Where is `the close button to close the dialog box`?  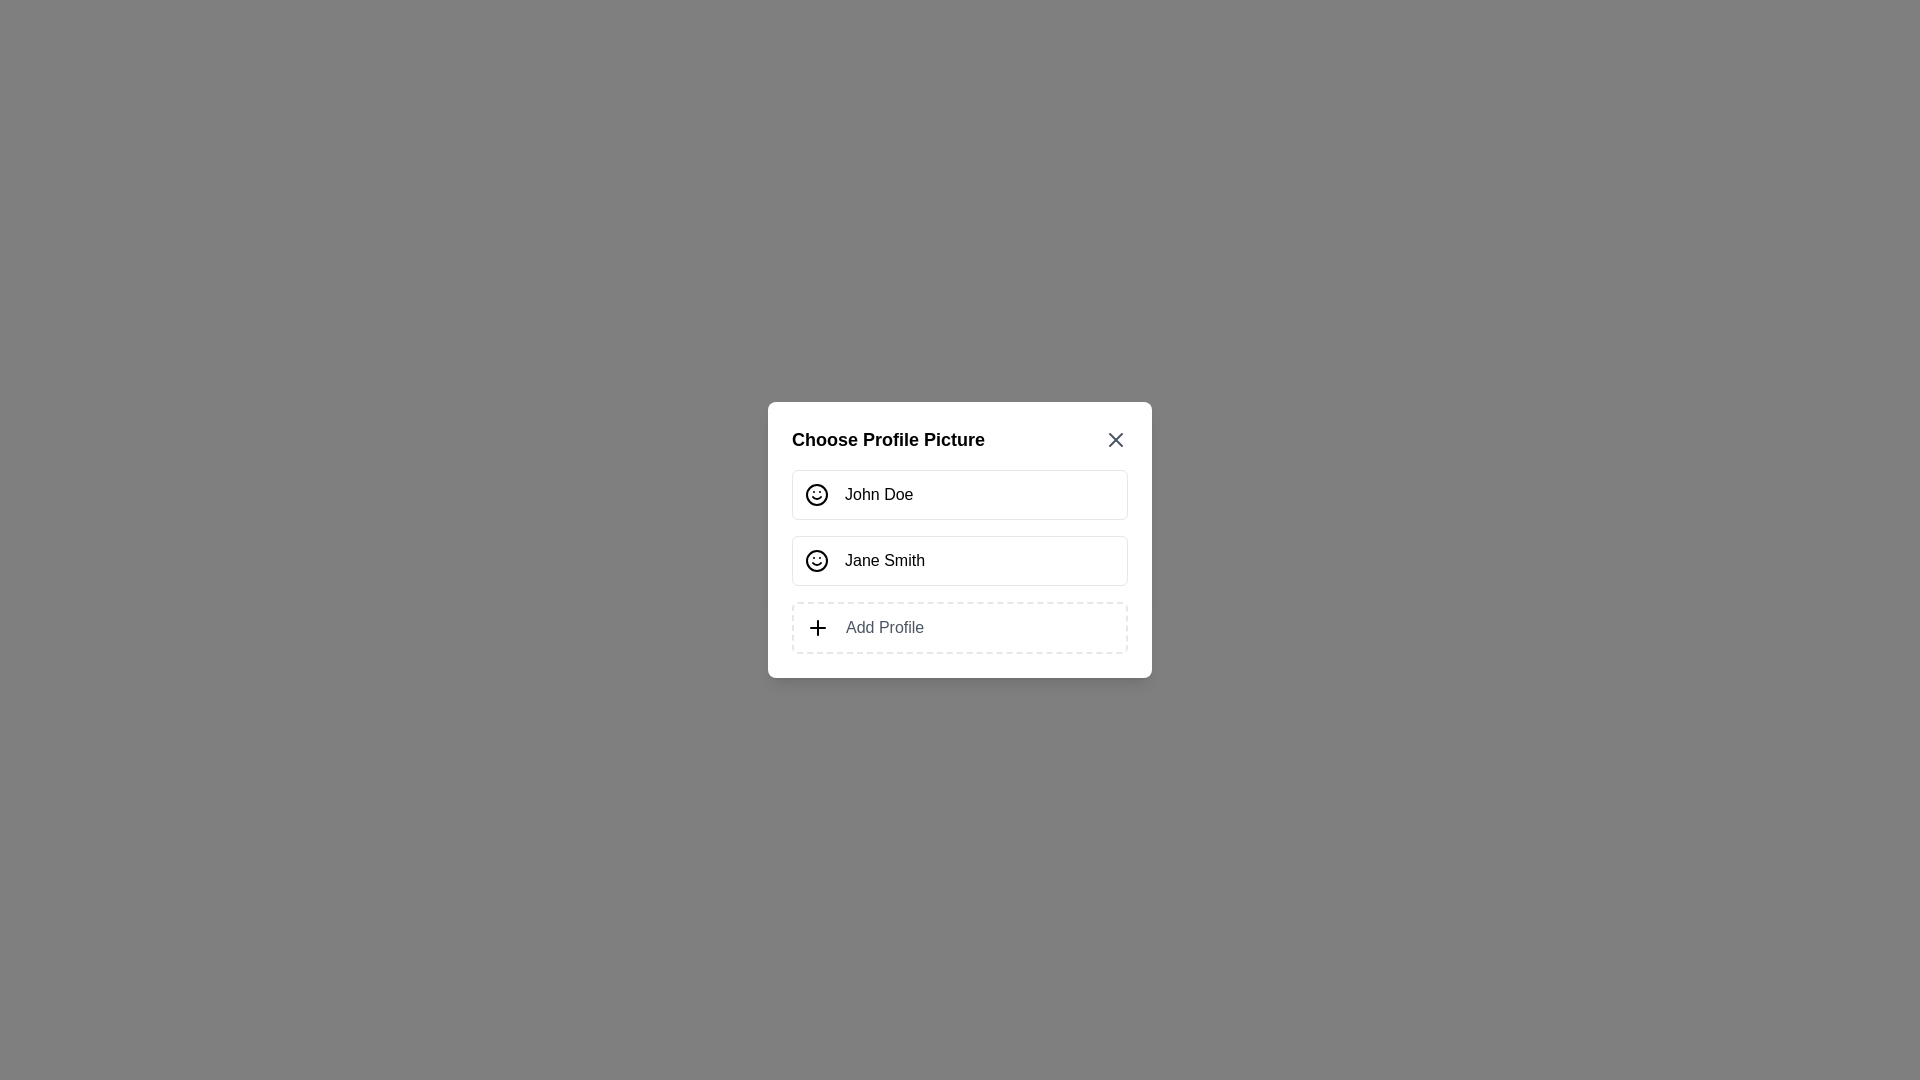 the close button to close the dialog box is located at coordinates (1115, 438).